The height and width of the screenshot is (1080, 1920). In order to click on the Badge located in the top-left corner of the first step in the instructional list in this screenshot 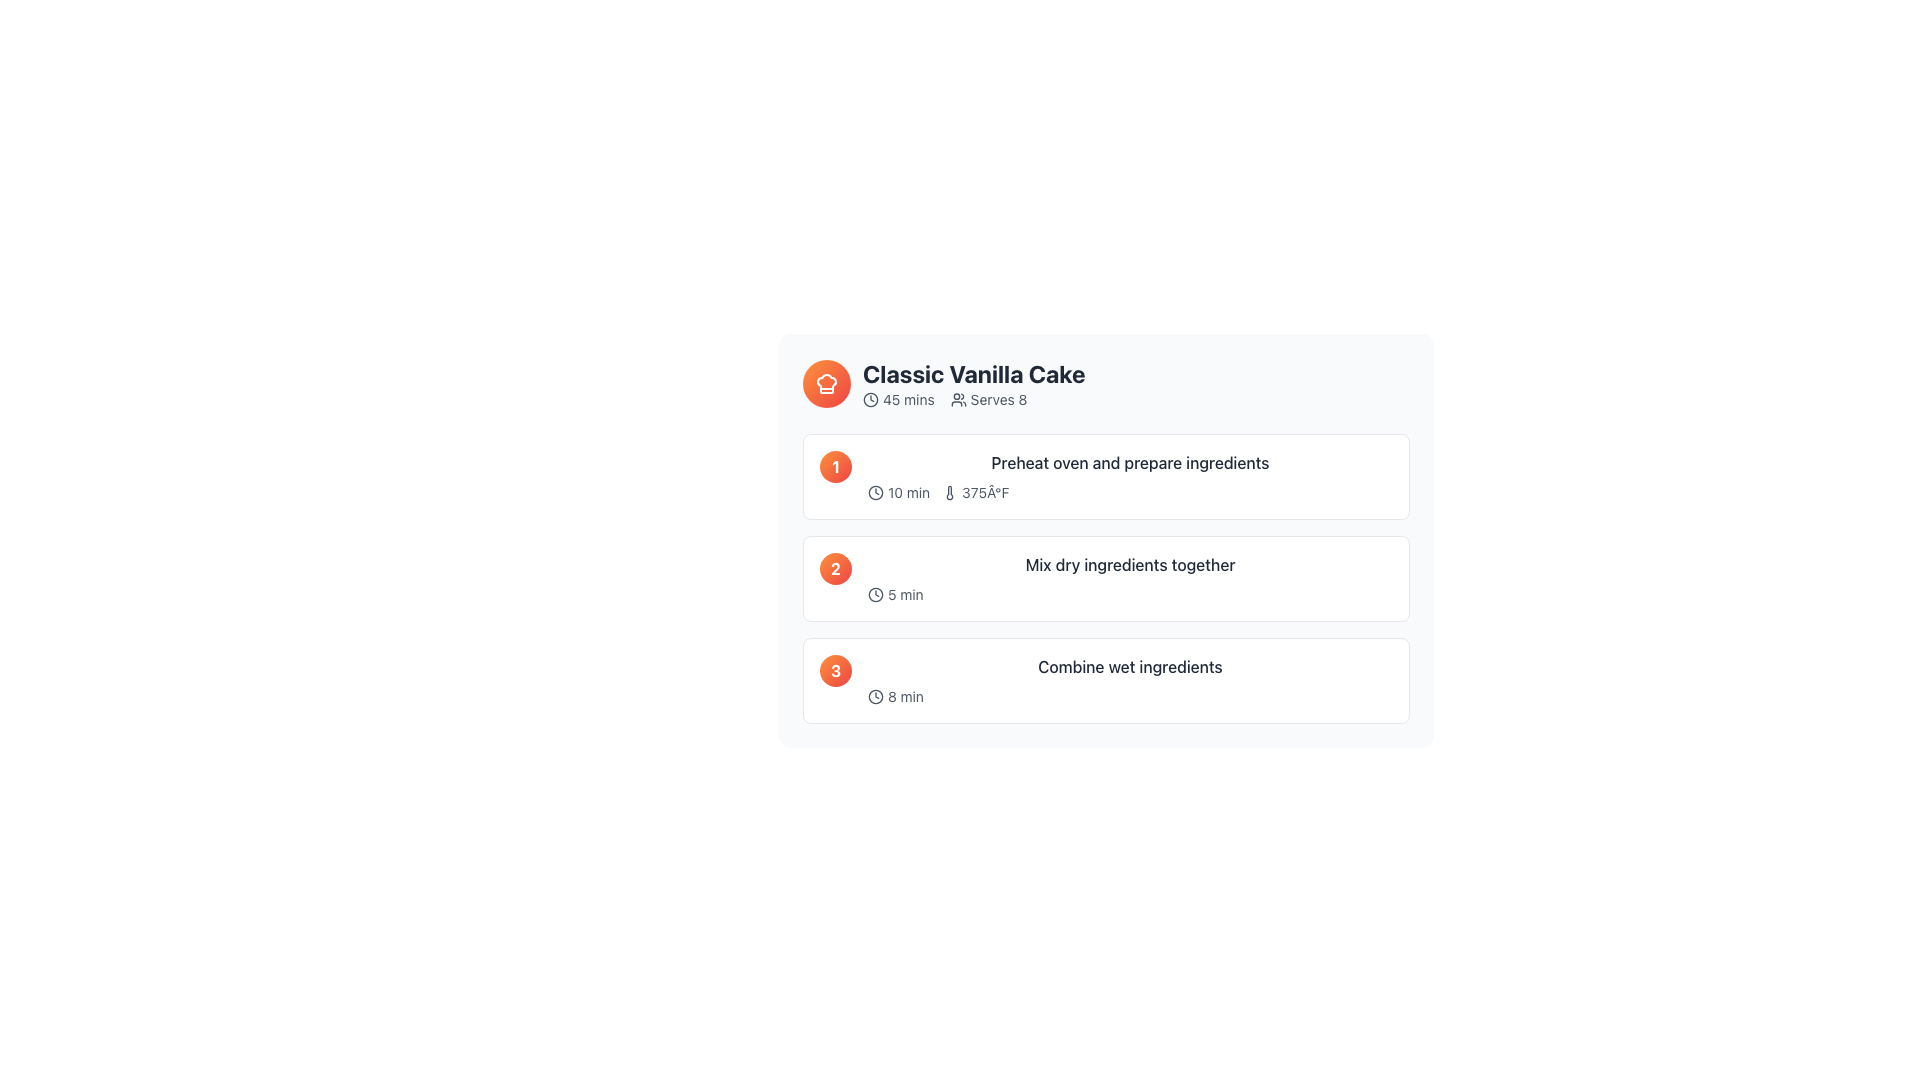, I will do `click(835, 466)`.